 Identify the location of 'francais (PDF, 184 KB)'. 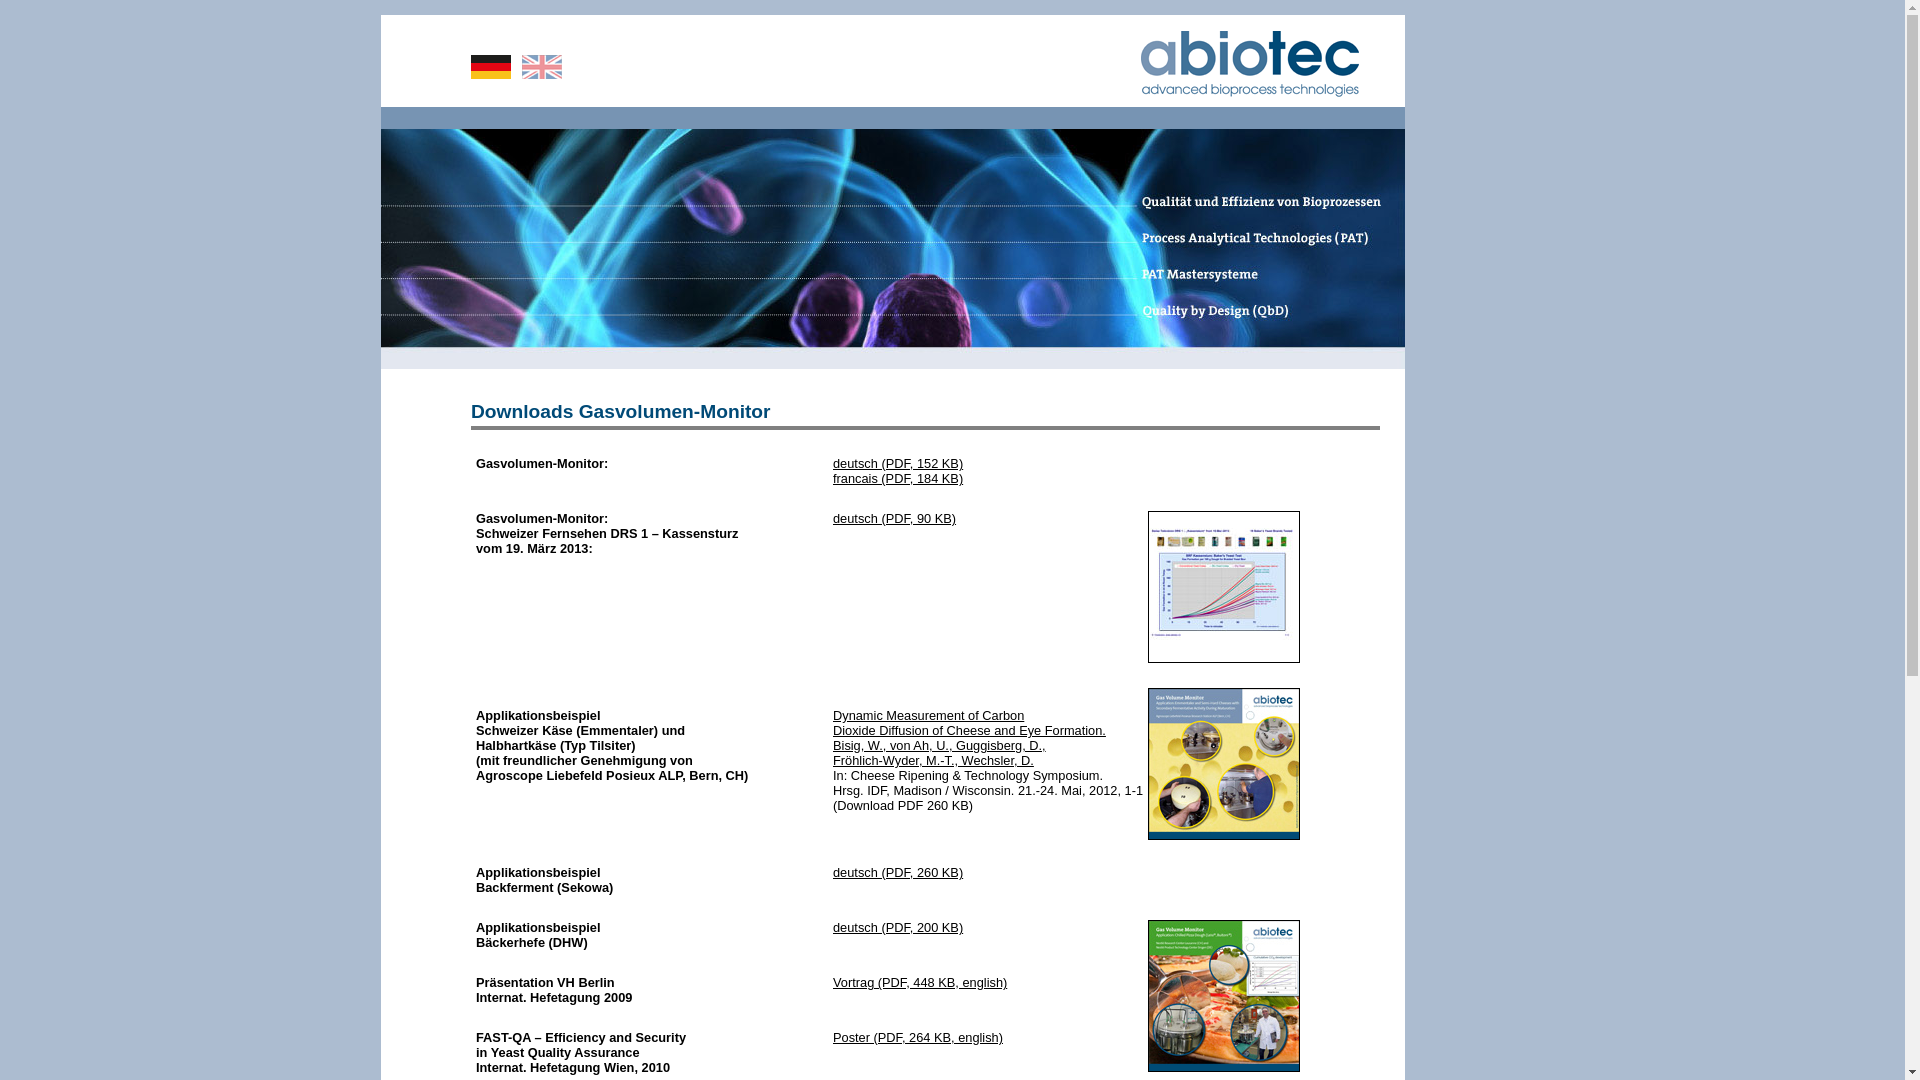
(896, 478).